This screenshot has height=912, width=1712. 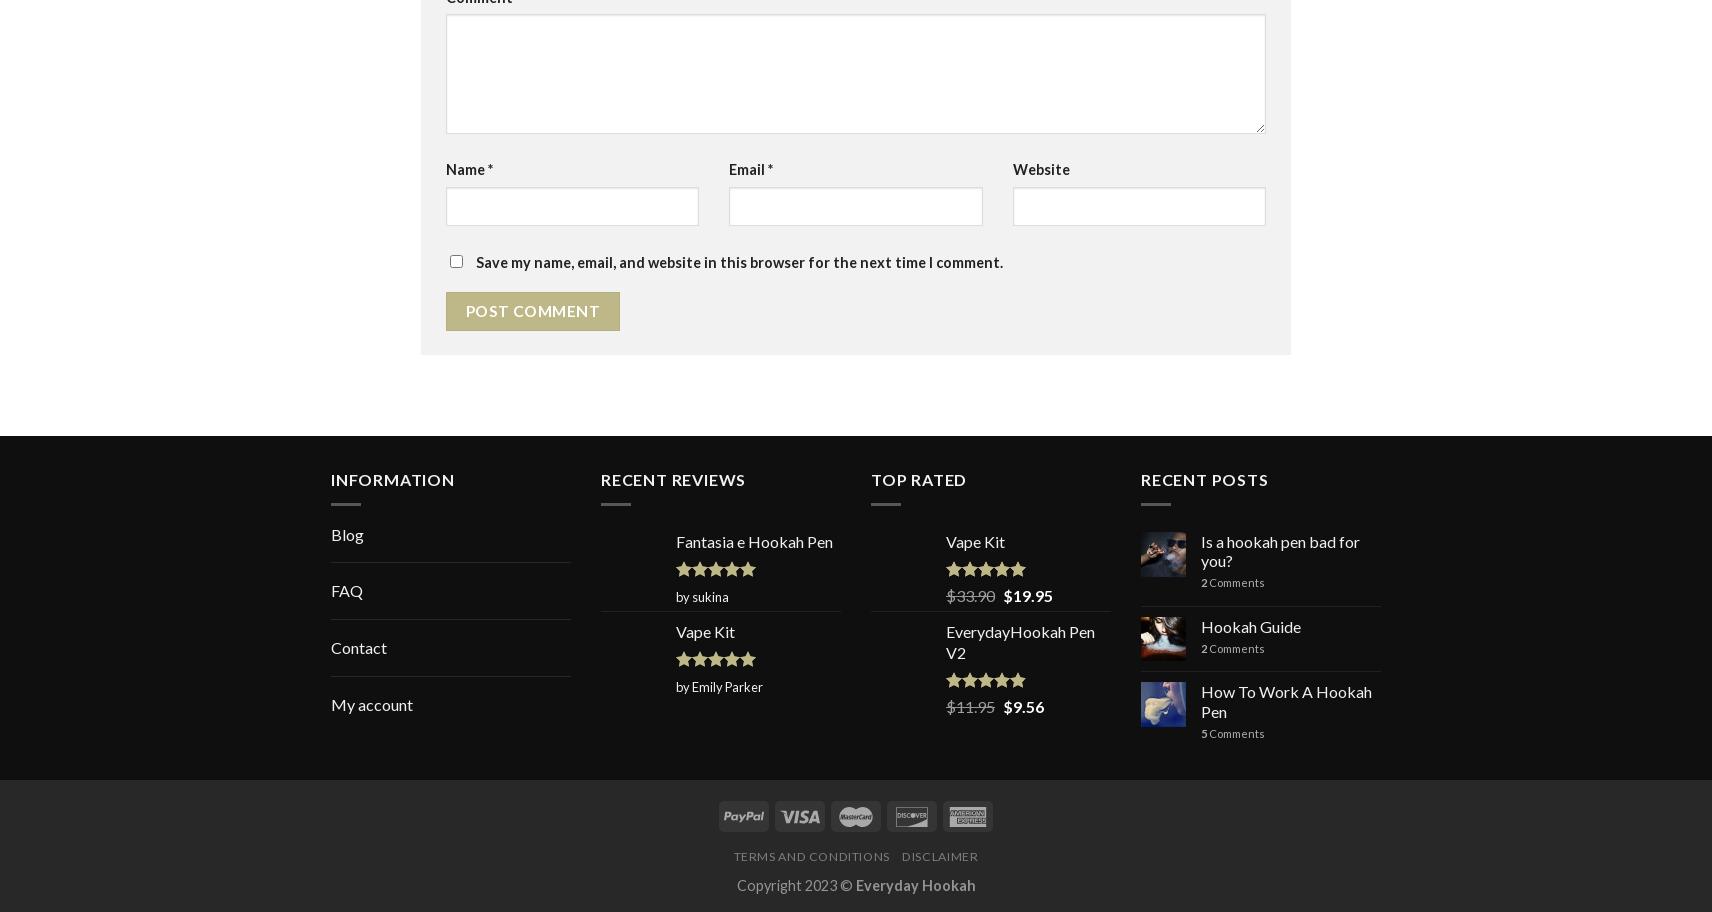 I want to click on 'Website', so click(x=1039, y=168).